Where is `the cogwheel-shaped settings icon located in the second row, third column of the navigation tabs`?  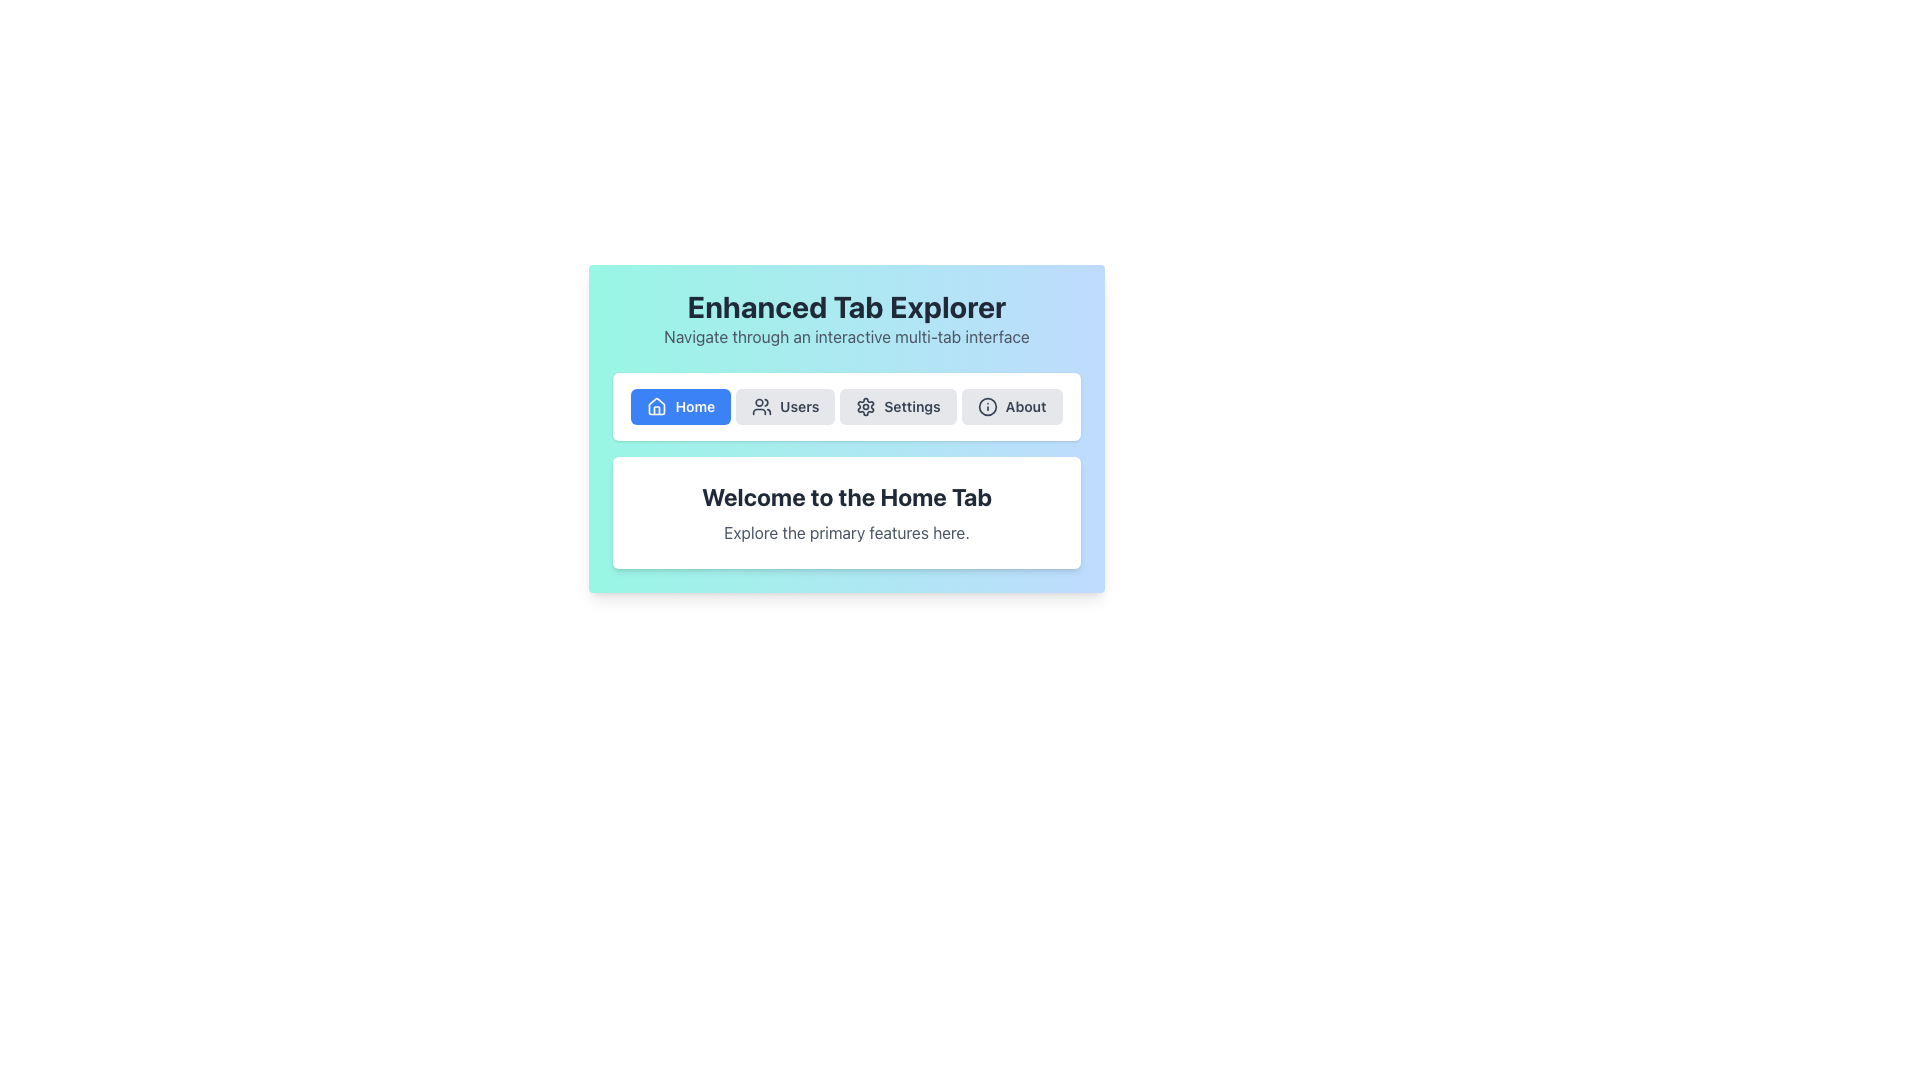
the cogwheel-shaped settings icon located in the second row, third column of the navigation tabs is located at coordinates (866, 406).